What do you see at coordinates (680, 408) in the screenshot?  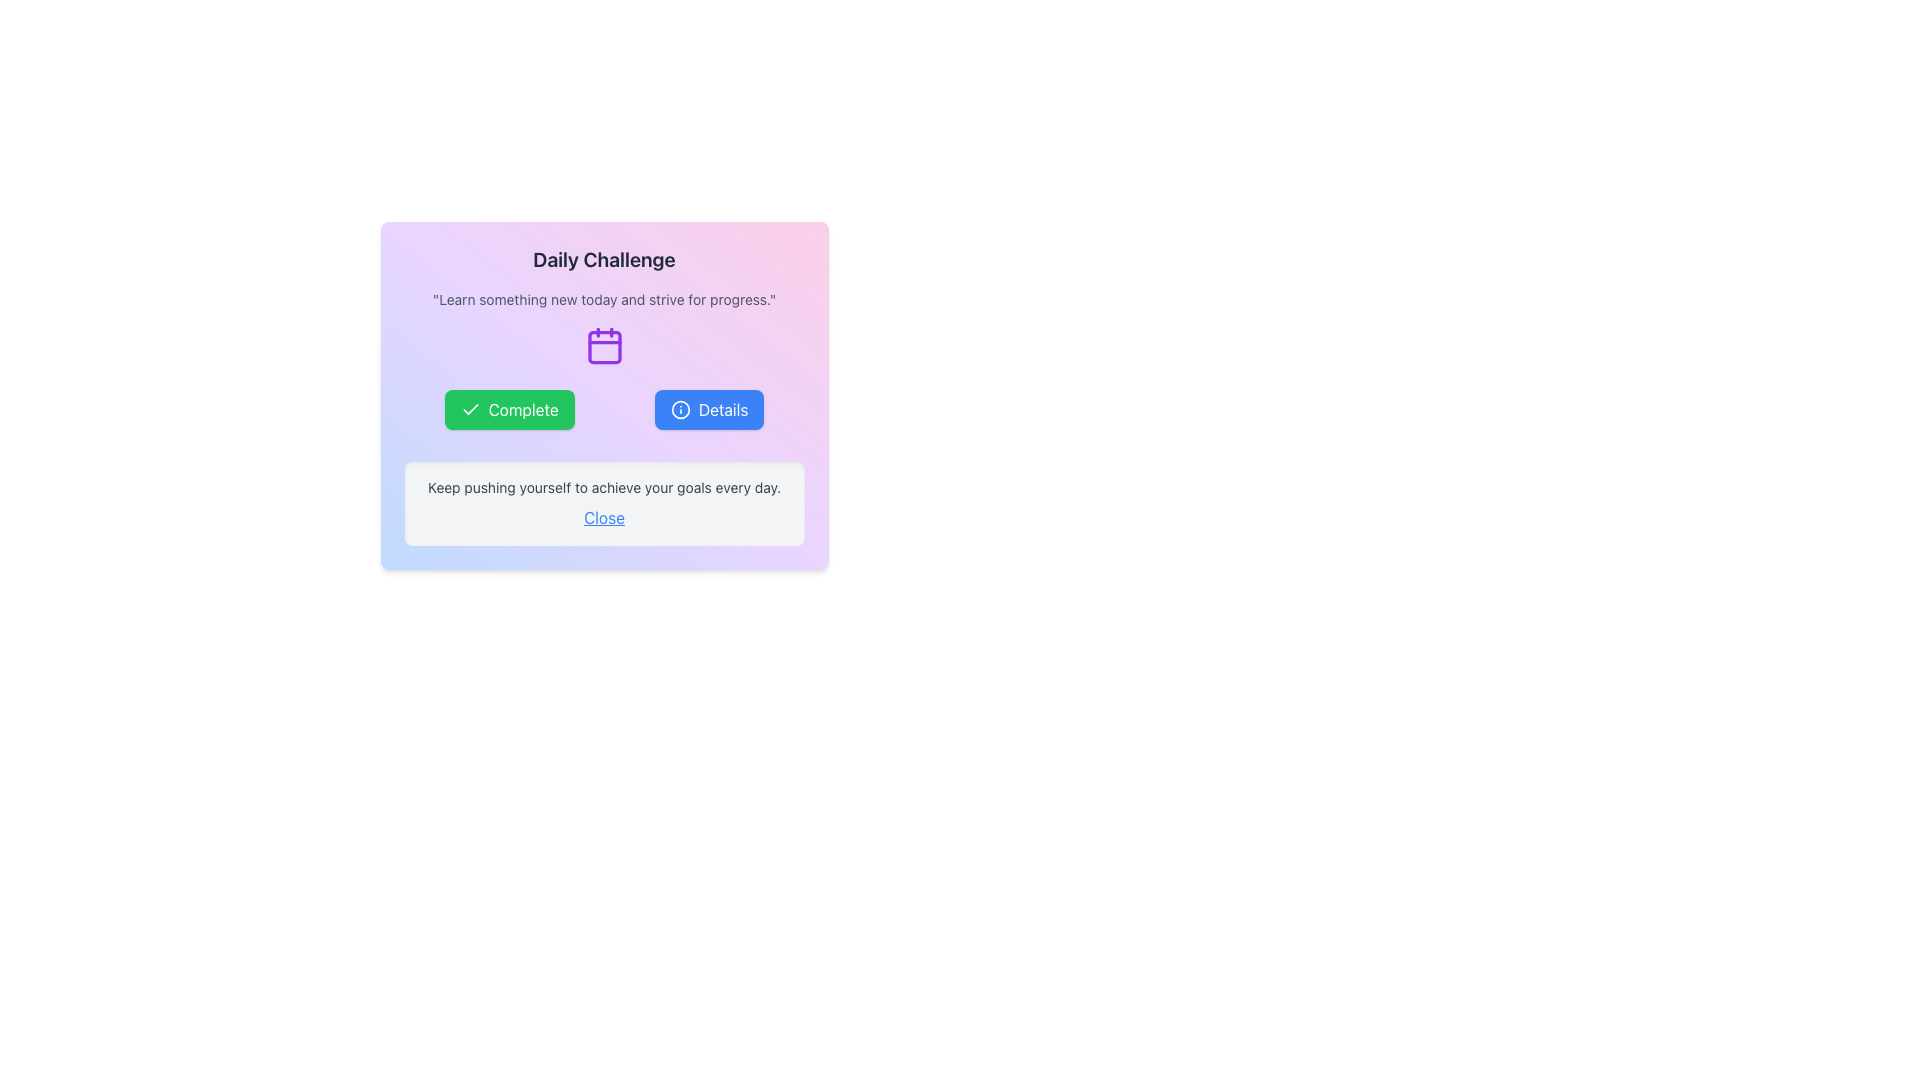 I see `the light blue circular information icon with a white border located to the left of the 'Details' button in the modal` at bounding box center [680, 408].